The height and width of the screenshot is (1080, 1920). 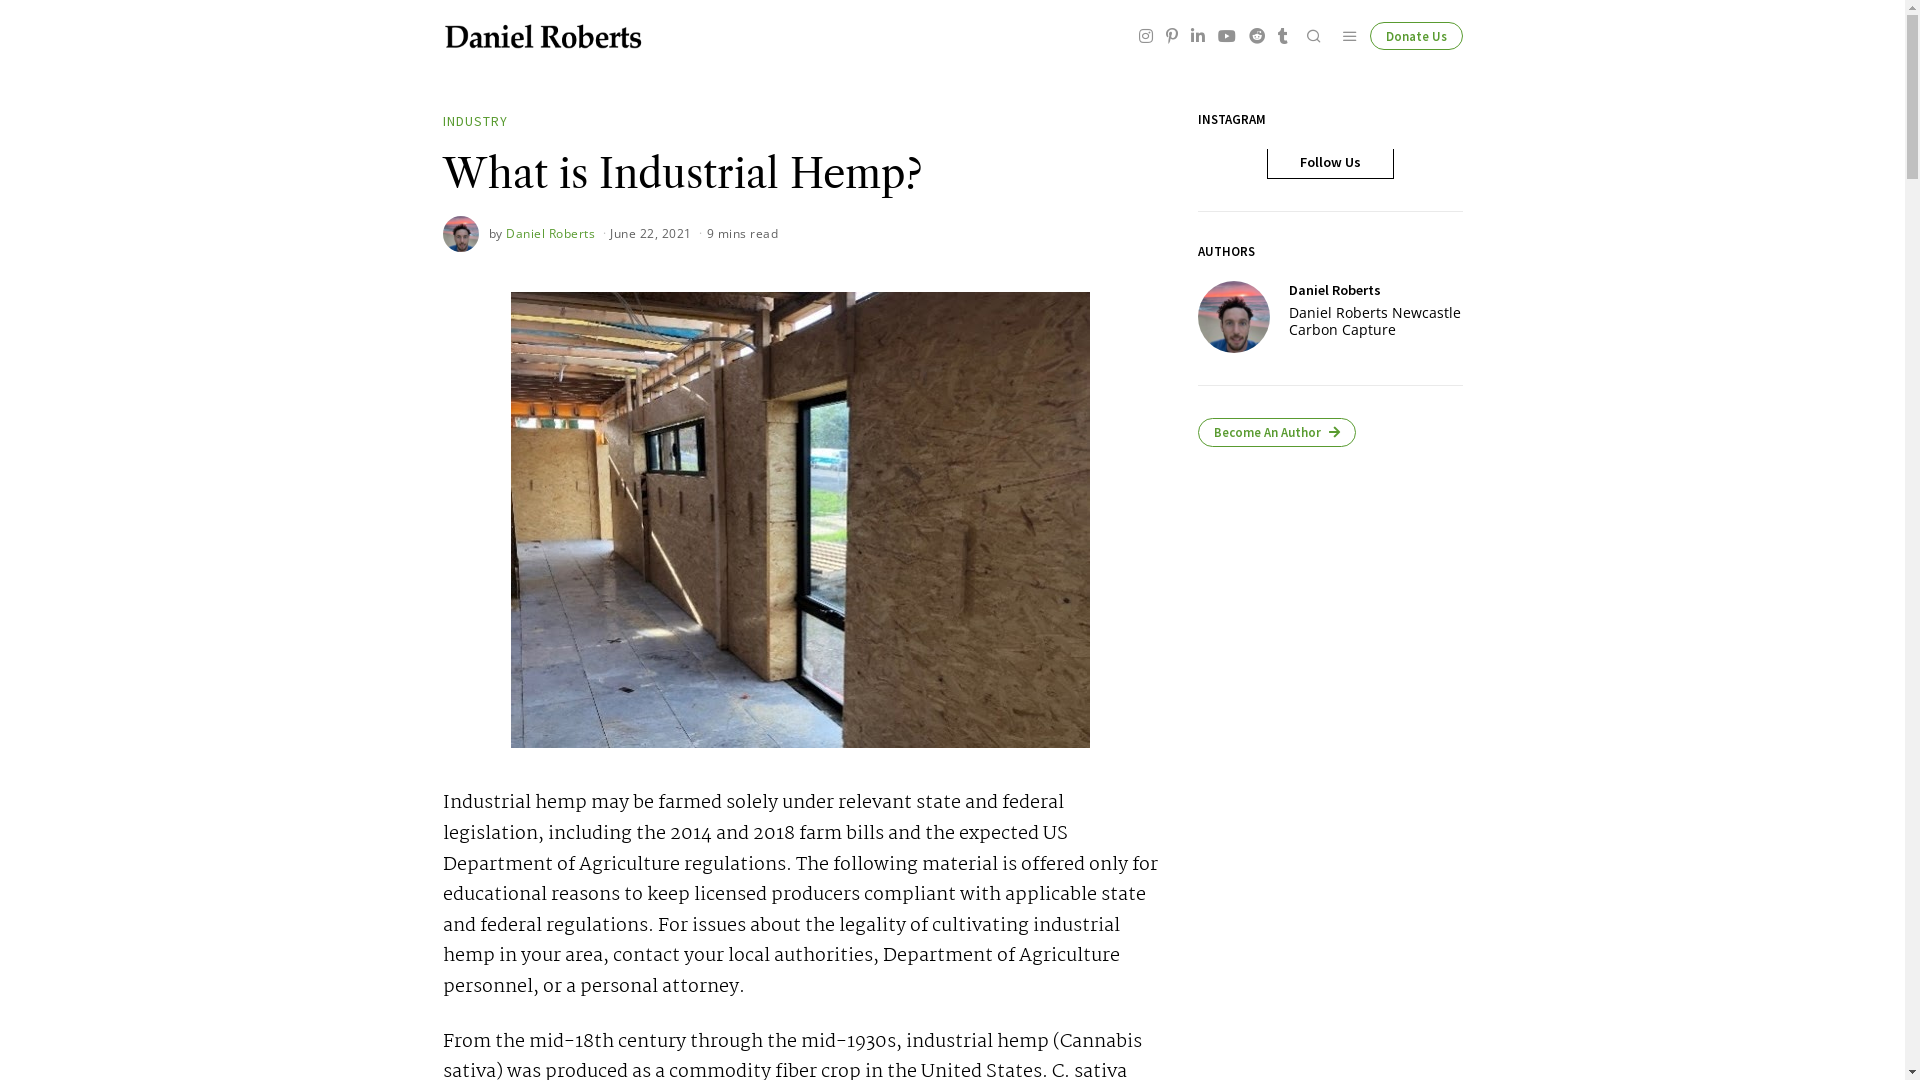 I want to click on 'Daniel Roberts Newcastle Carbon Capture', so click(x=1375, y=320).